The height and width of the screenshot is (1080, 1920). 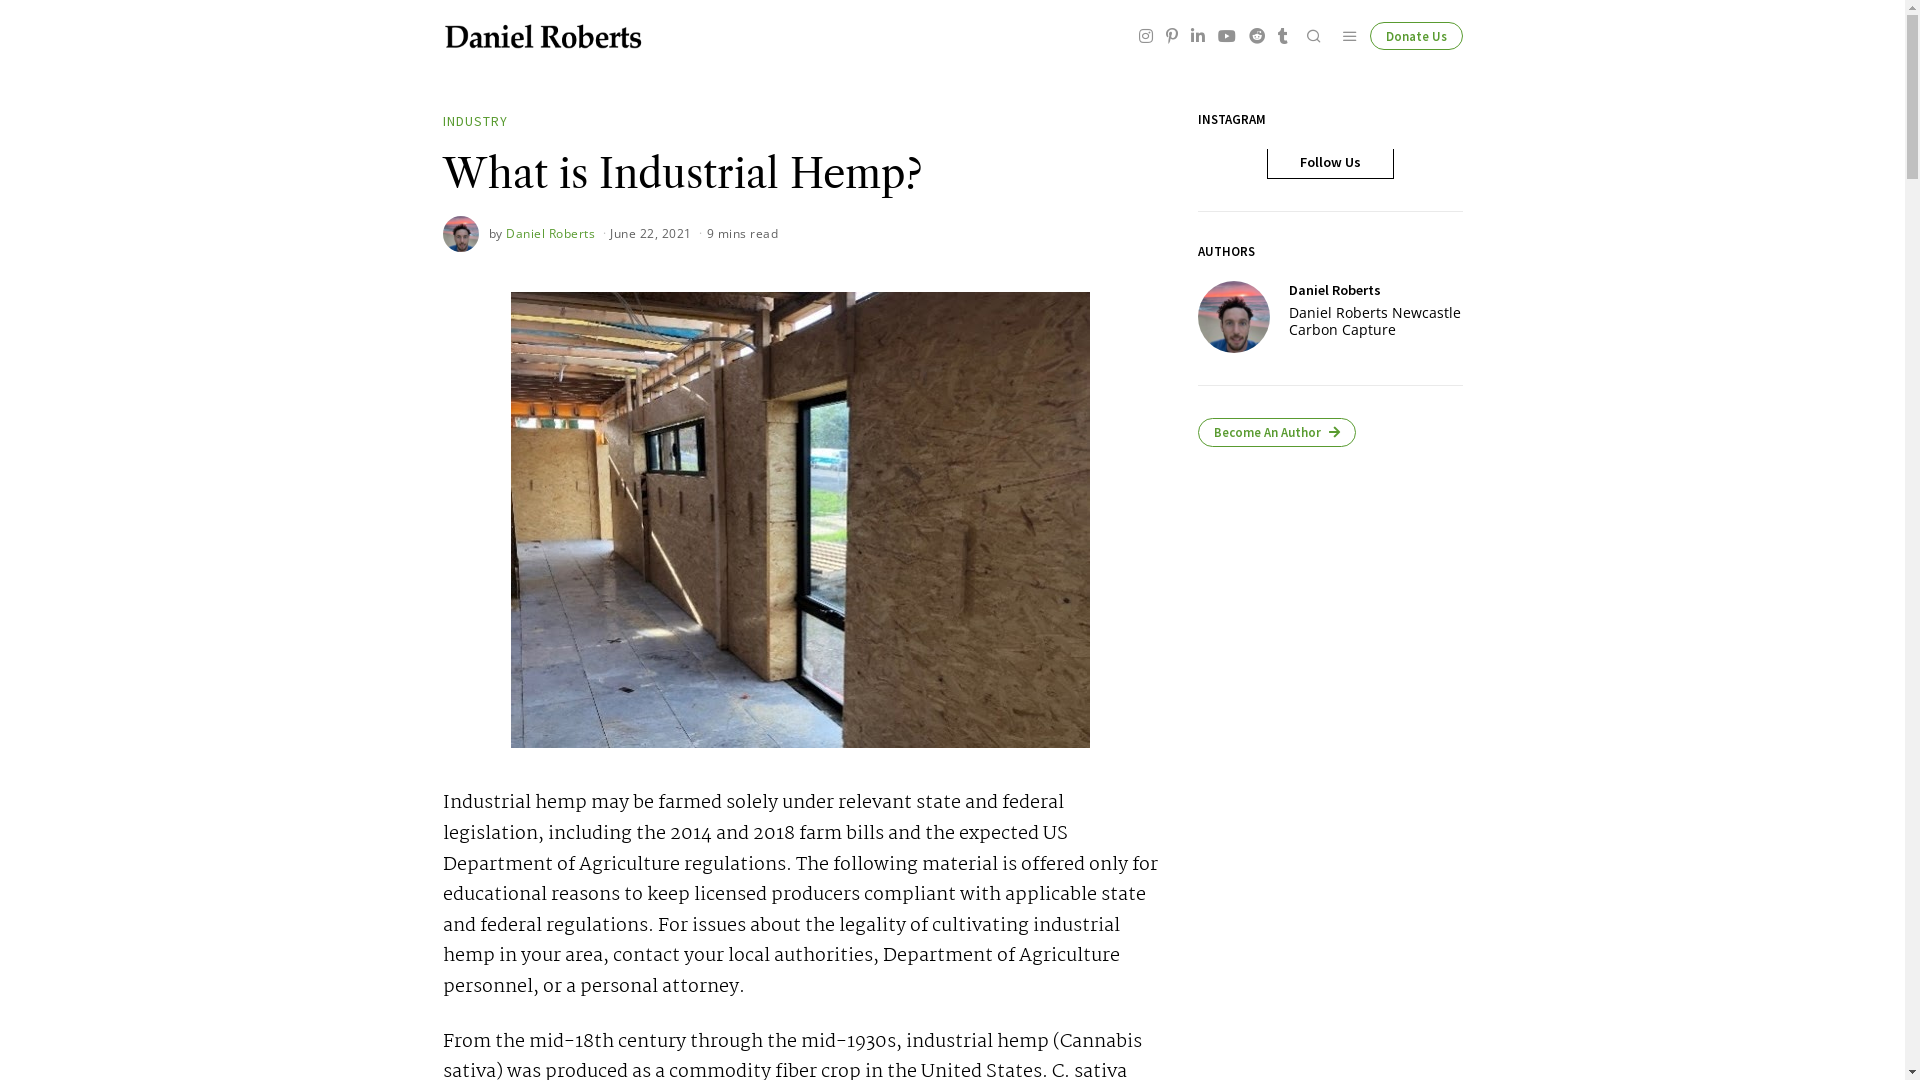 I want to click on 'Daniel Roberts Newcastle Carbon Capture', so click(x=1375, y=320).